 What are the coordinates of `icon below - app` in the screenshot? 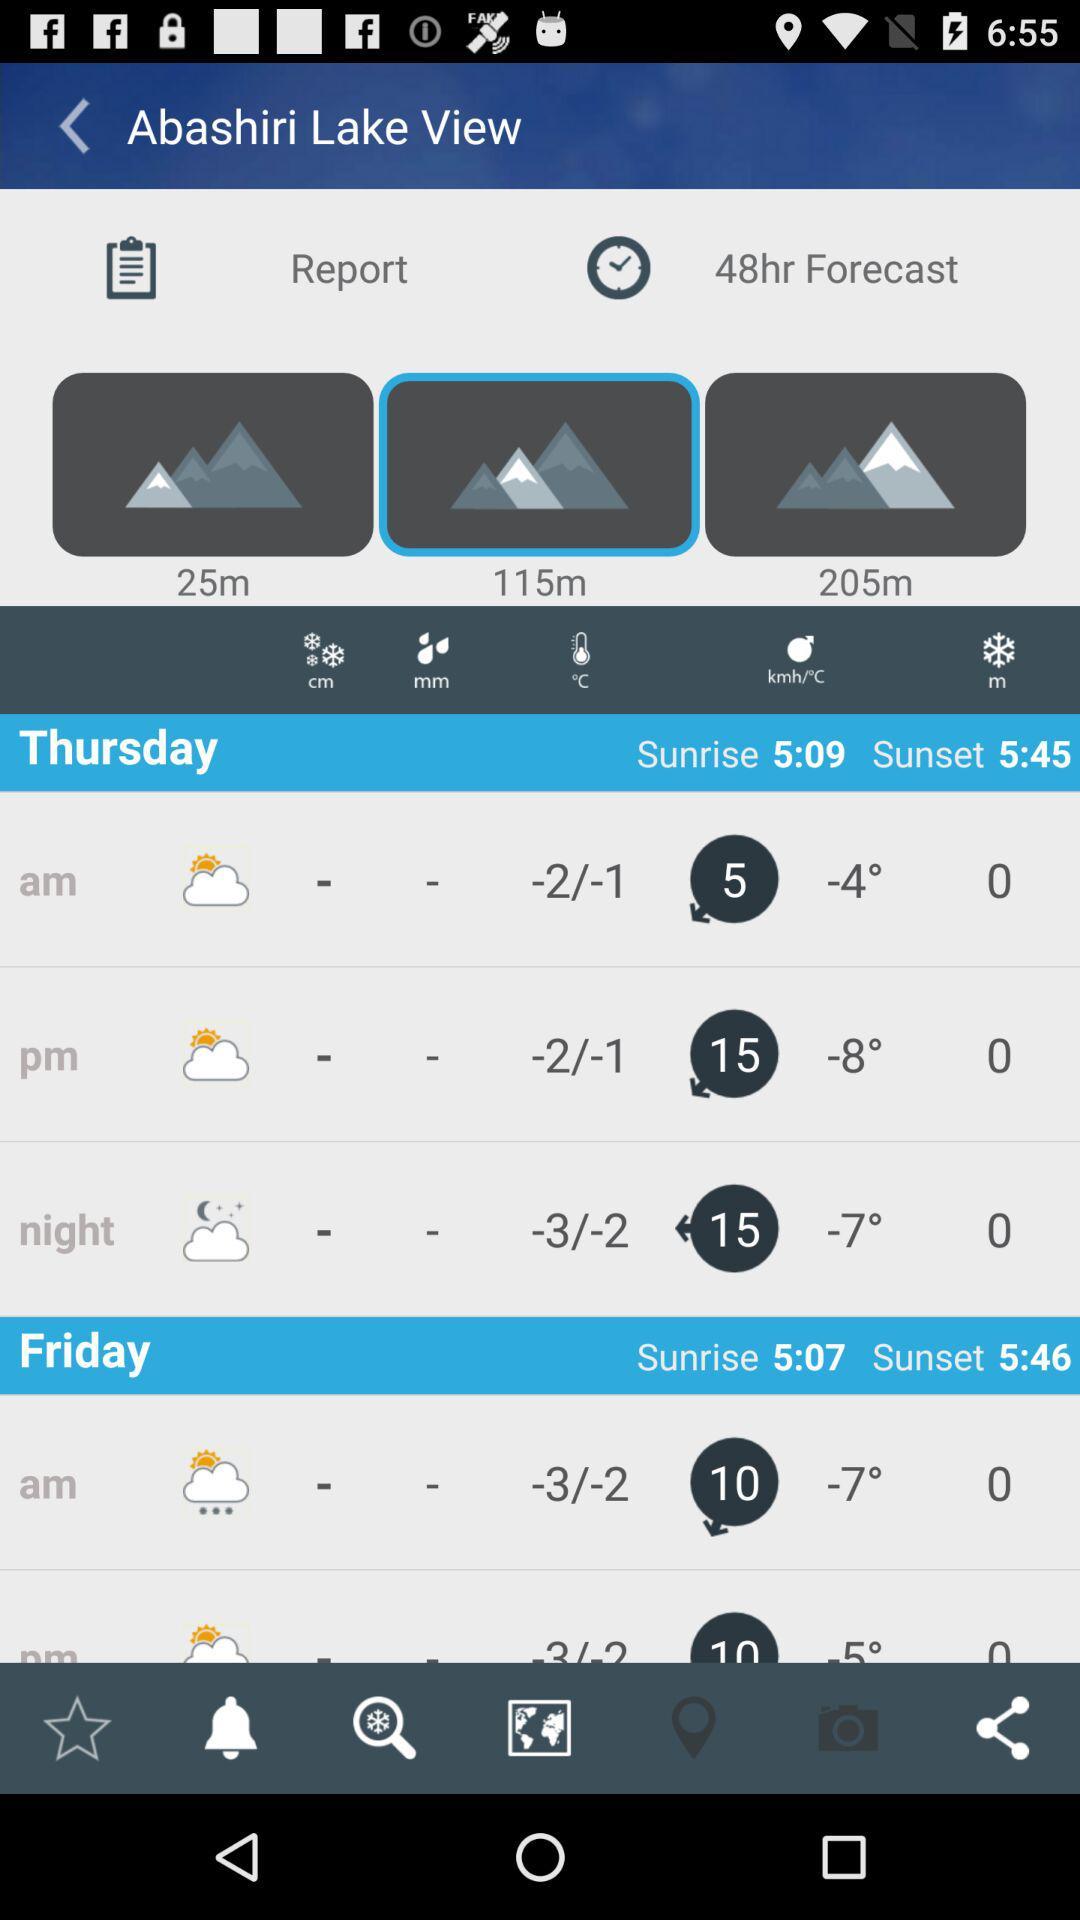 It's located at (384, 1727).